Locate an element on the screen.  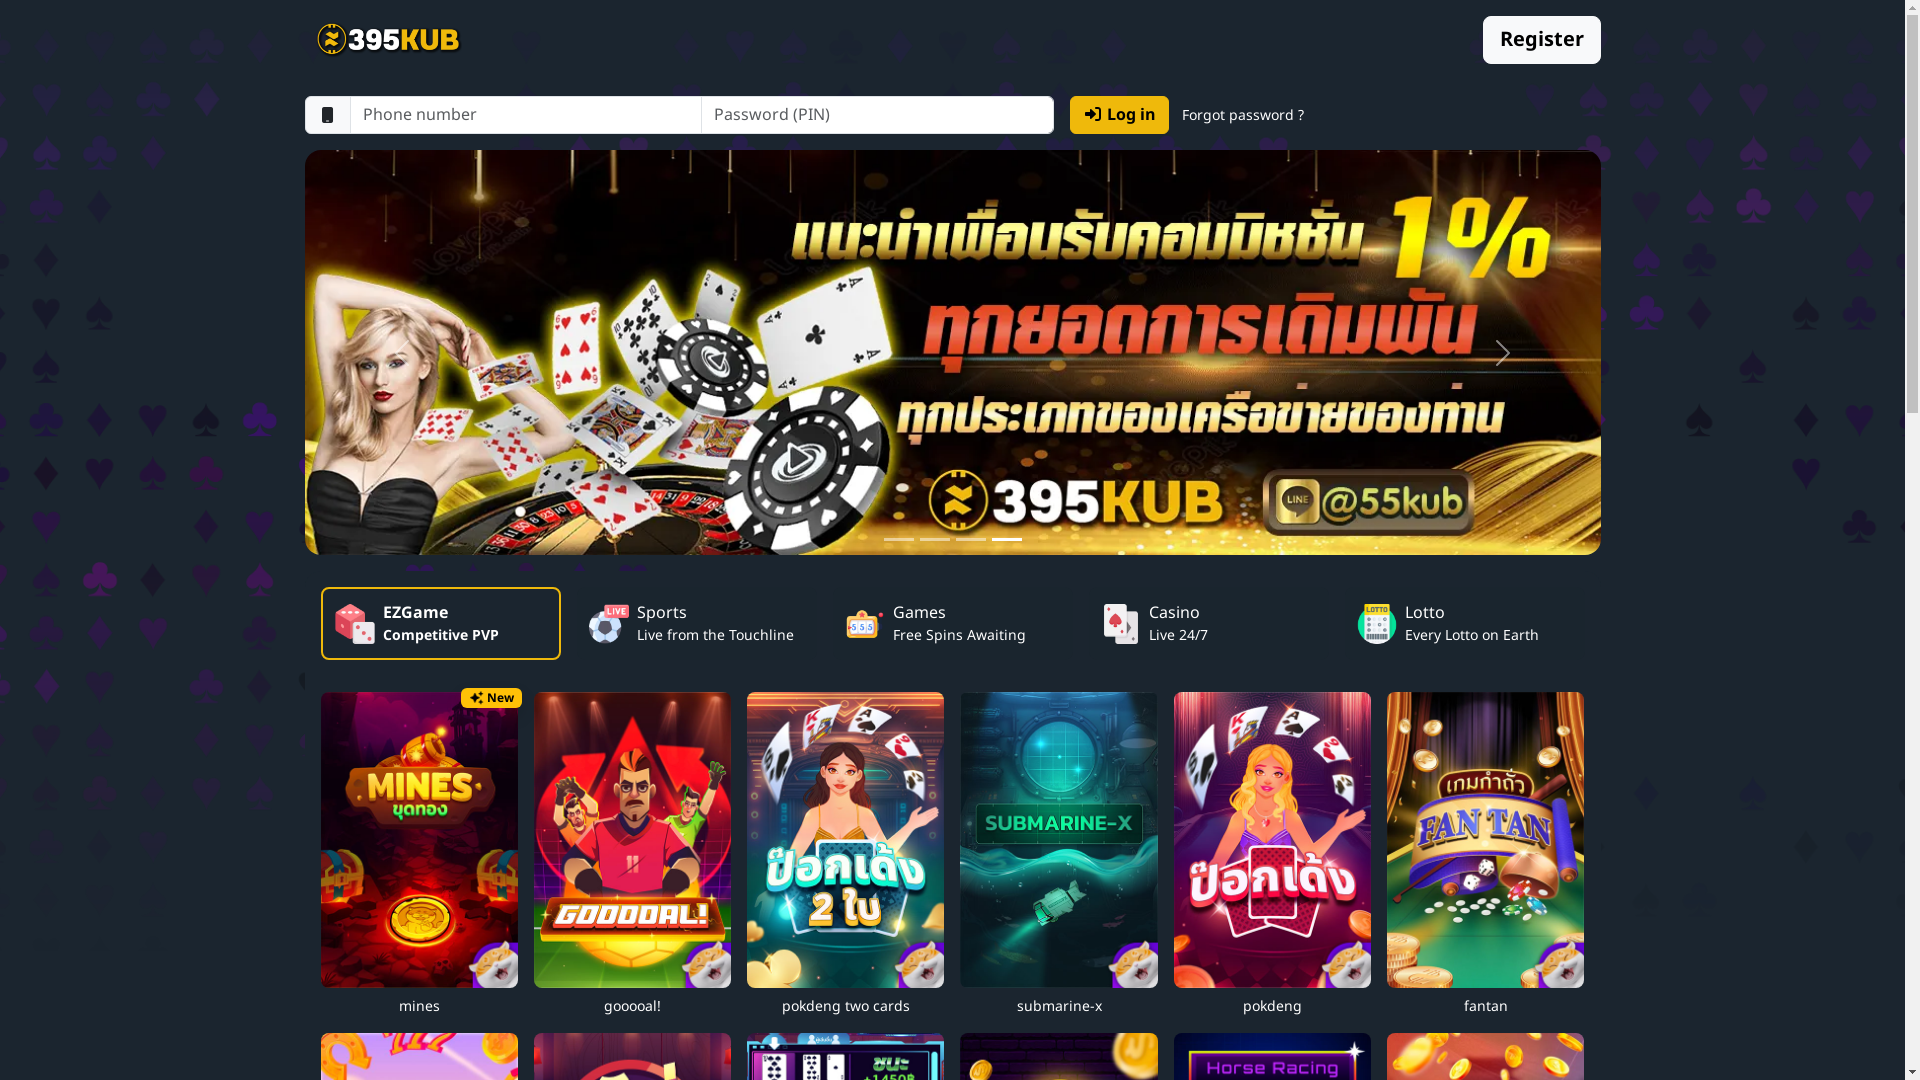
'EZGame is located at coordinates (439, 622).